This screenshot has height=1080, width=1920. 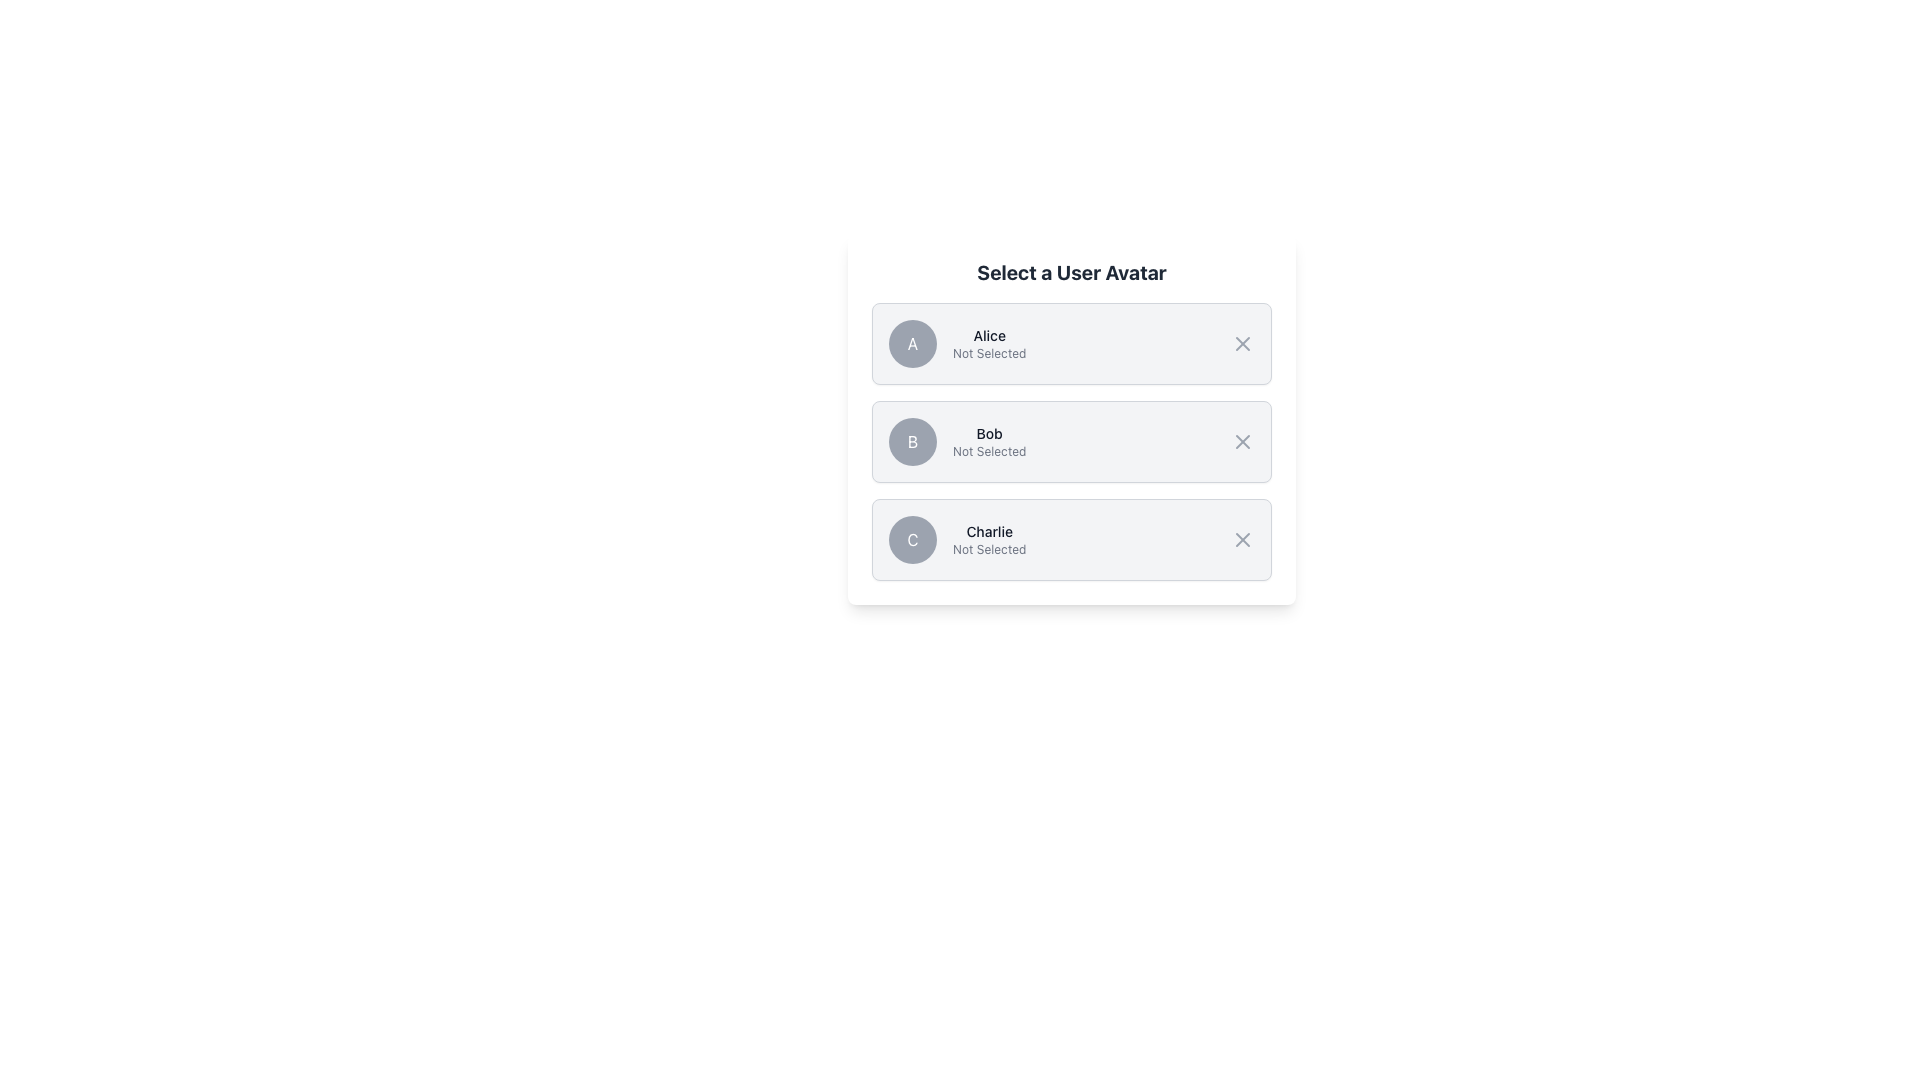 What do you see at coordinates (989, 441) in the screenshot?
I see `the profile component displaying 'Bob' and status 'Not Selected'` at bounding box center [989, 441].